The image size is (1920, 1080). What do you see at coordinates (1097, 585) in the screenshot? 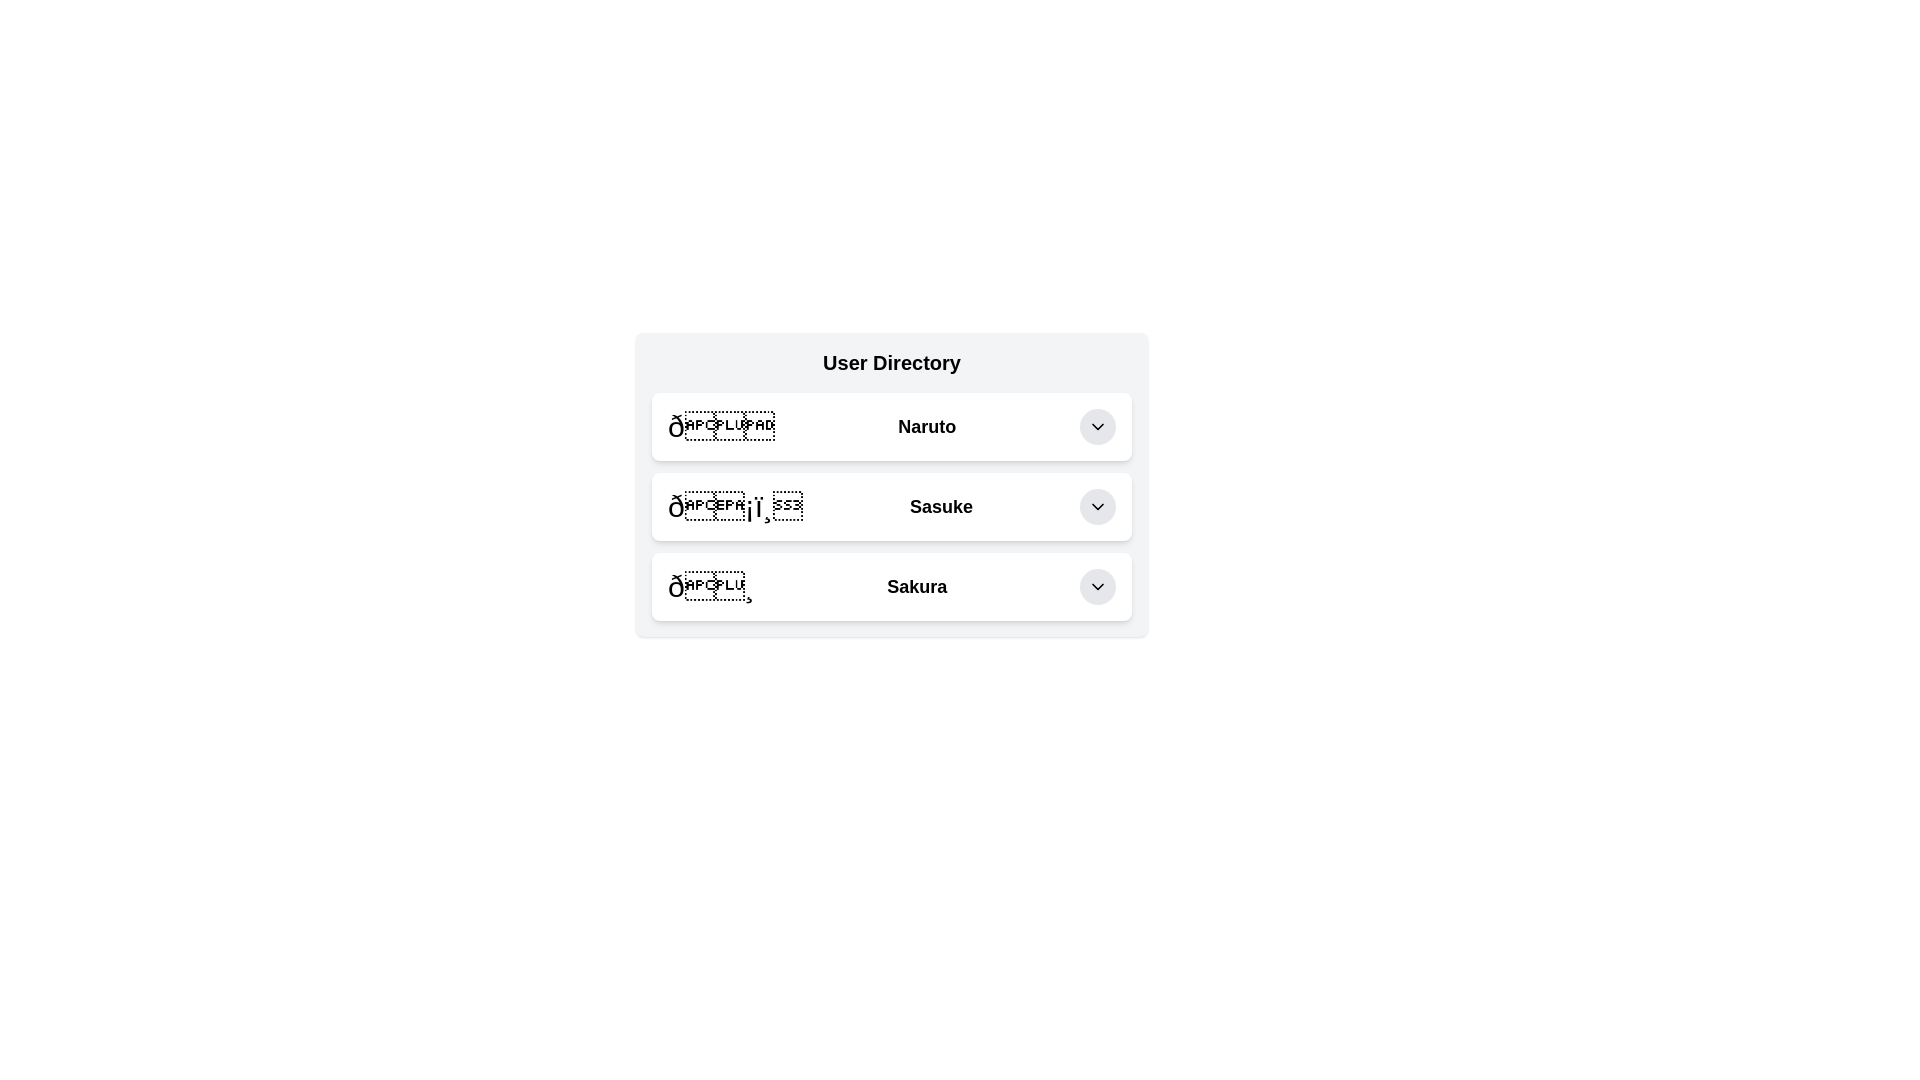
I see `the circular Dropdown toggle button with a light gray background and a downward-facing chevron icon, located at the rightmost end of the 'Sakura' row` at bounding box center [1097, 585].